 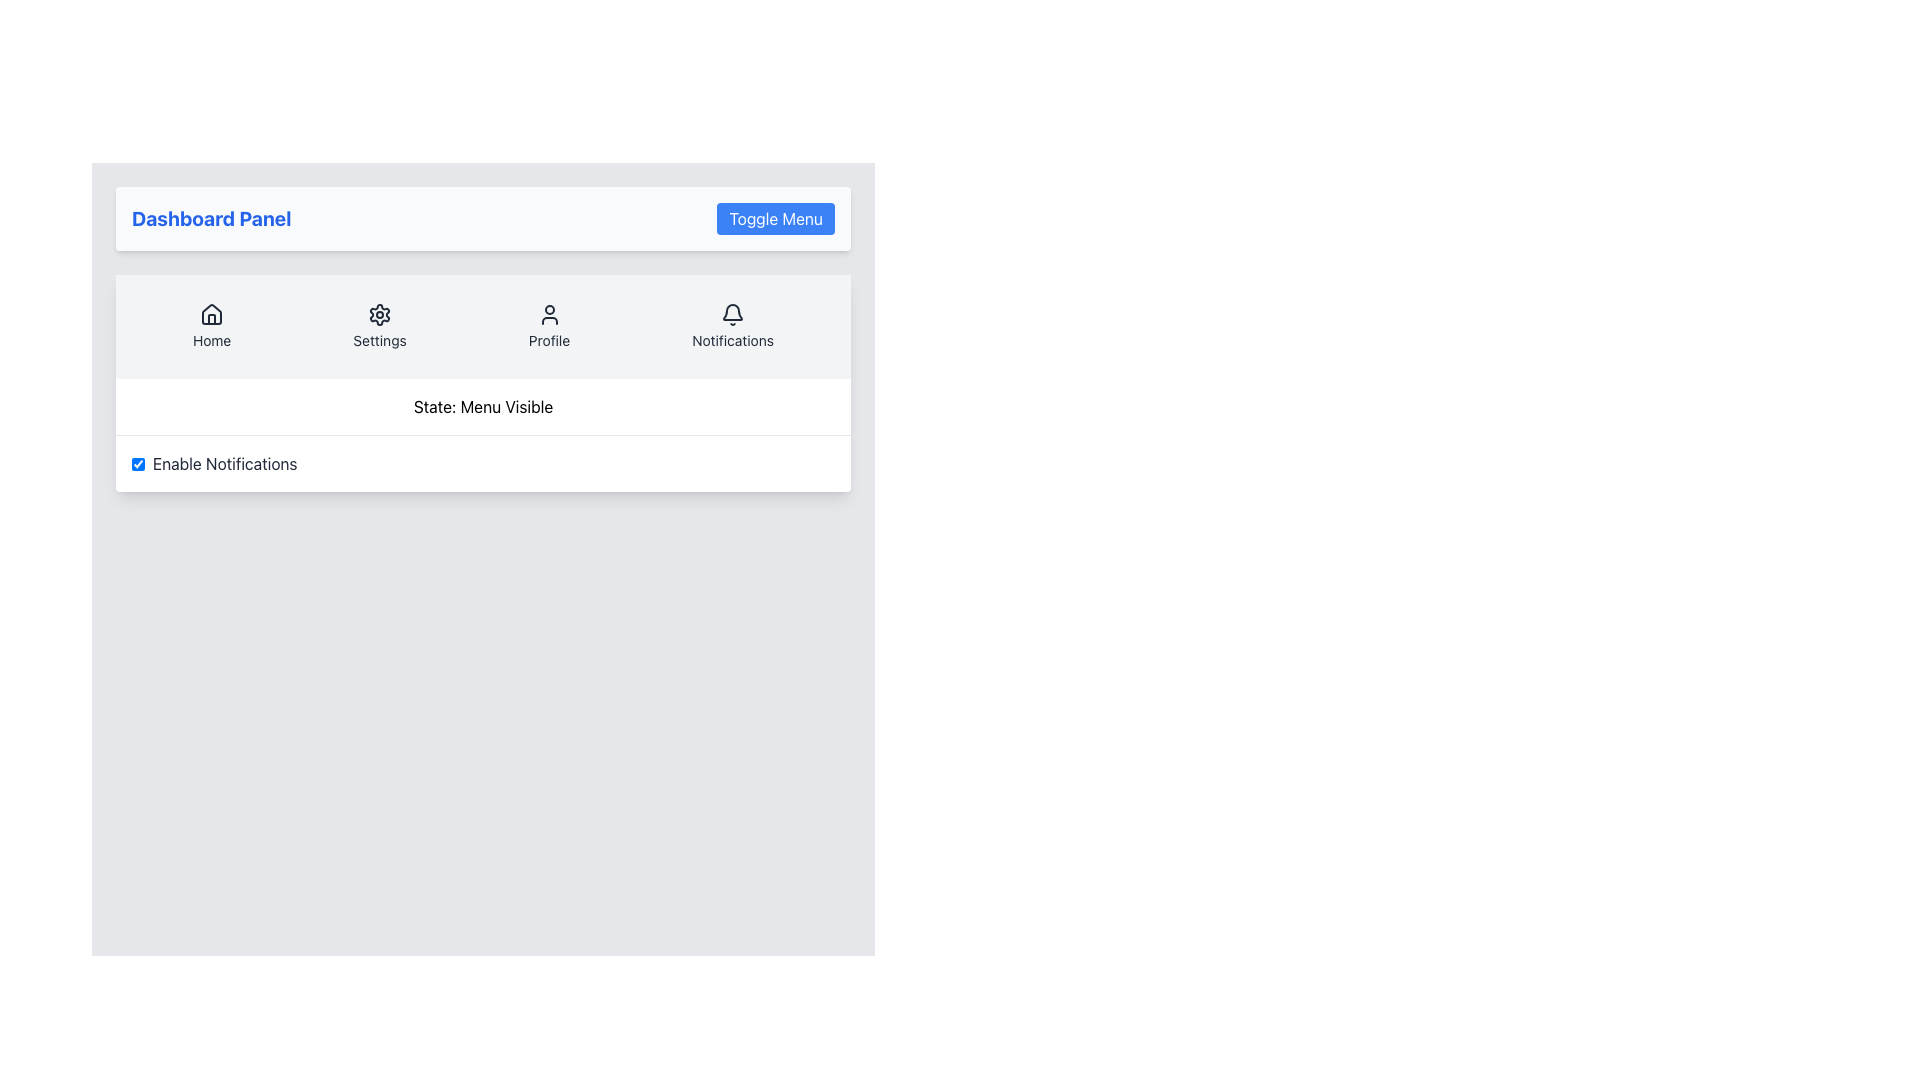 What do you see at coordinates (380, 315) in the screenshot?
I see `the gear icon located in the header of the card grouping, second from the left in the 'Settings' section` at bounding box center [380, 315].